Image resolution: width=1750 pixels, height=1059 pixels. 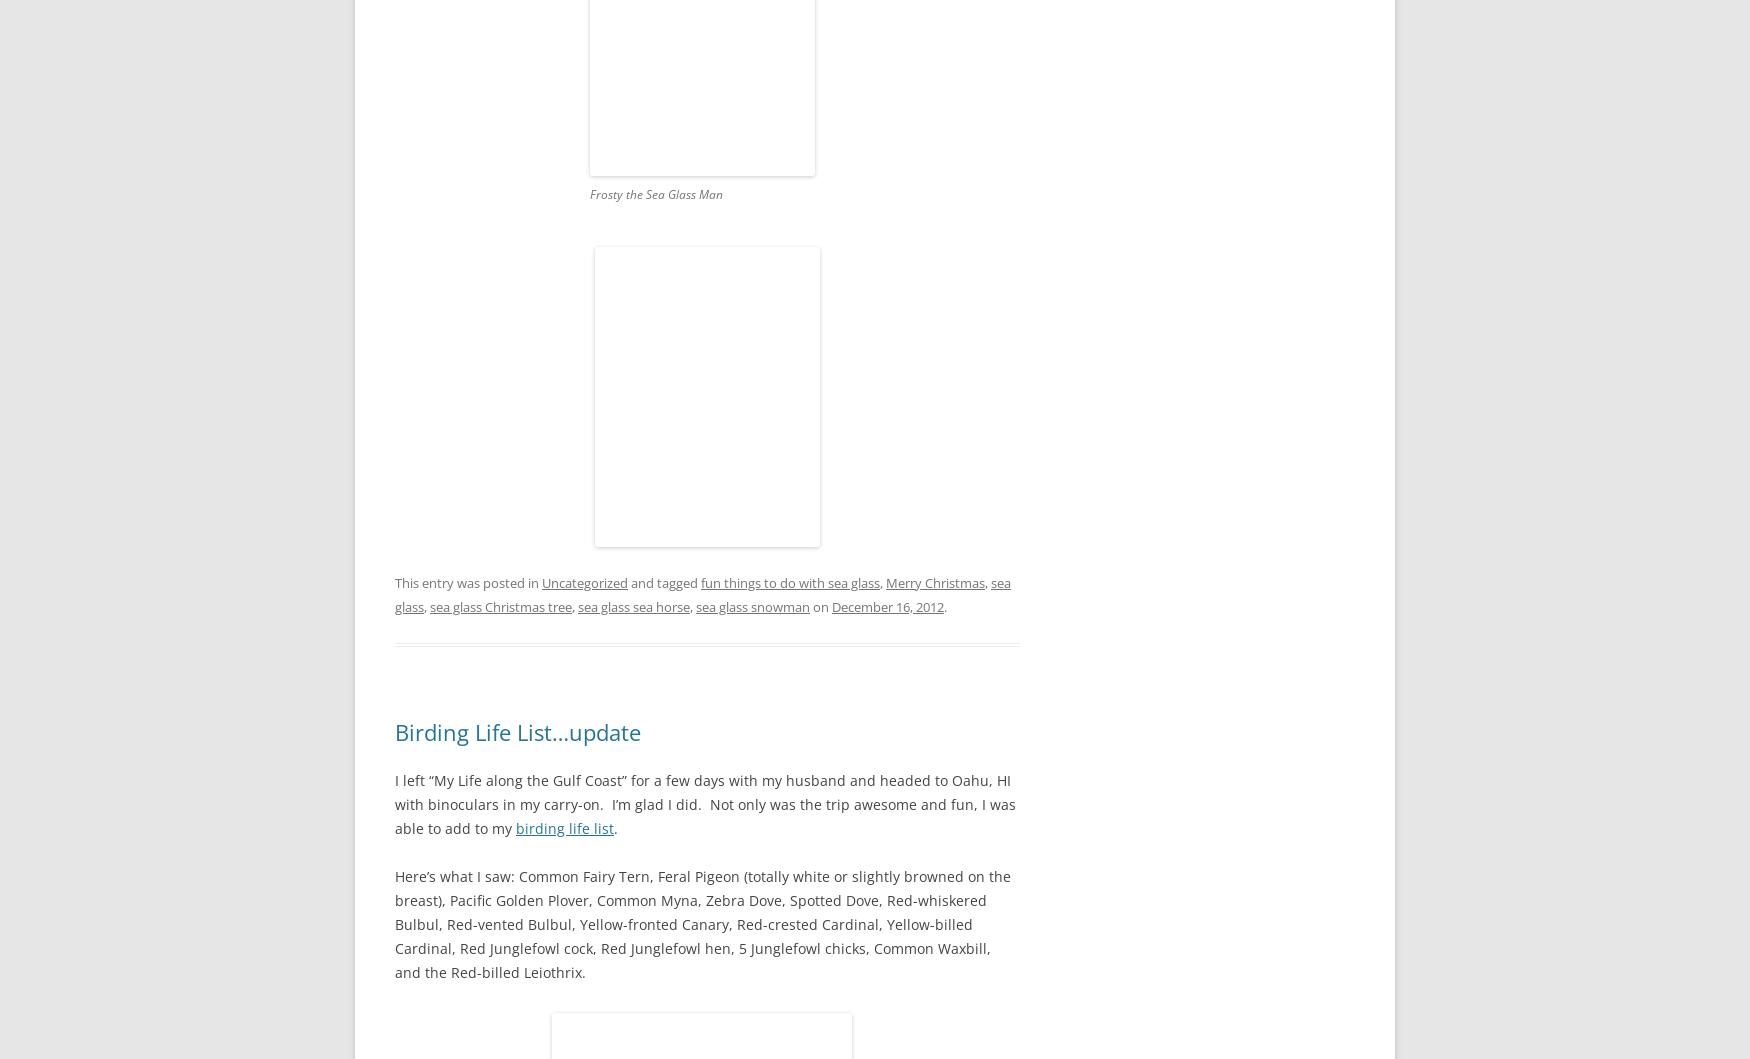 I want to click on 'December 16, 2012', so click(x=886, y=604).